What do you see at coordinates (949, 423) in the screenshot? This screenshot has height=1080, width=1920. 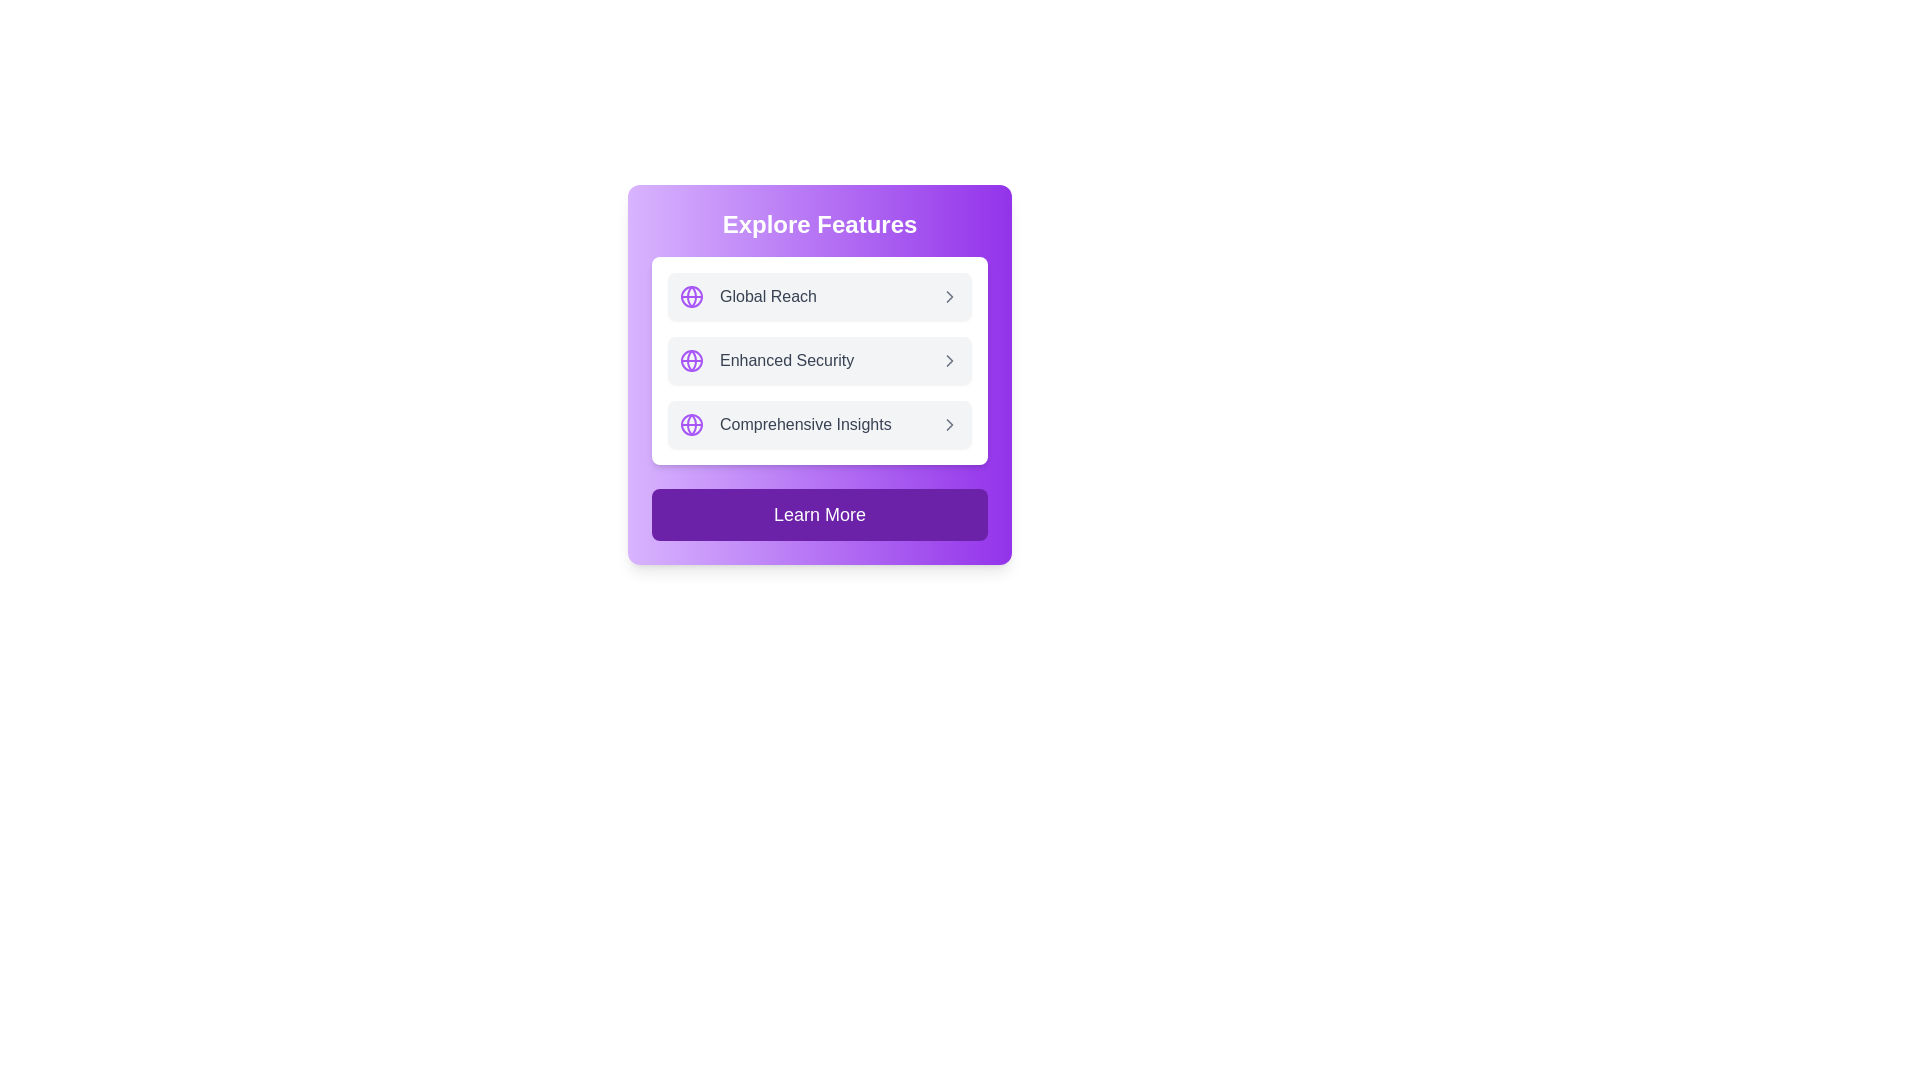 I see `the navigation icon located at the bottom edge of the 'Comprehensive Insights' card` at bounding box center [949, 423].